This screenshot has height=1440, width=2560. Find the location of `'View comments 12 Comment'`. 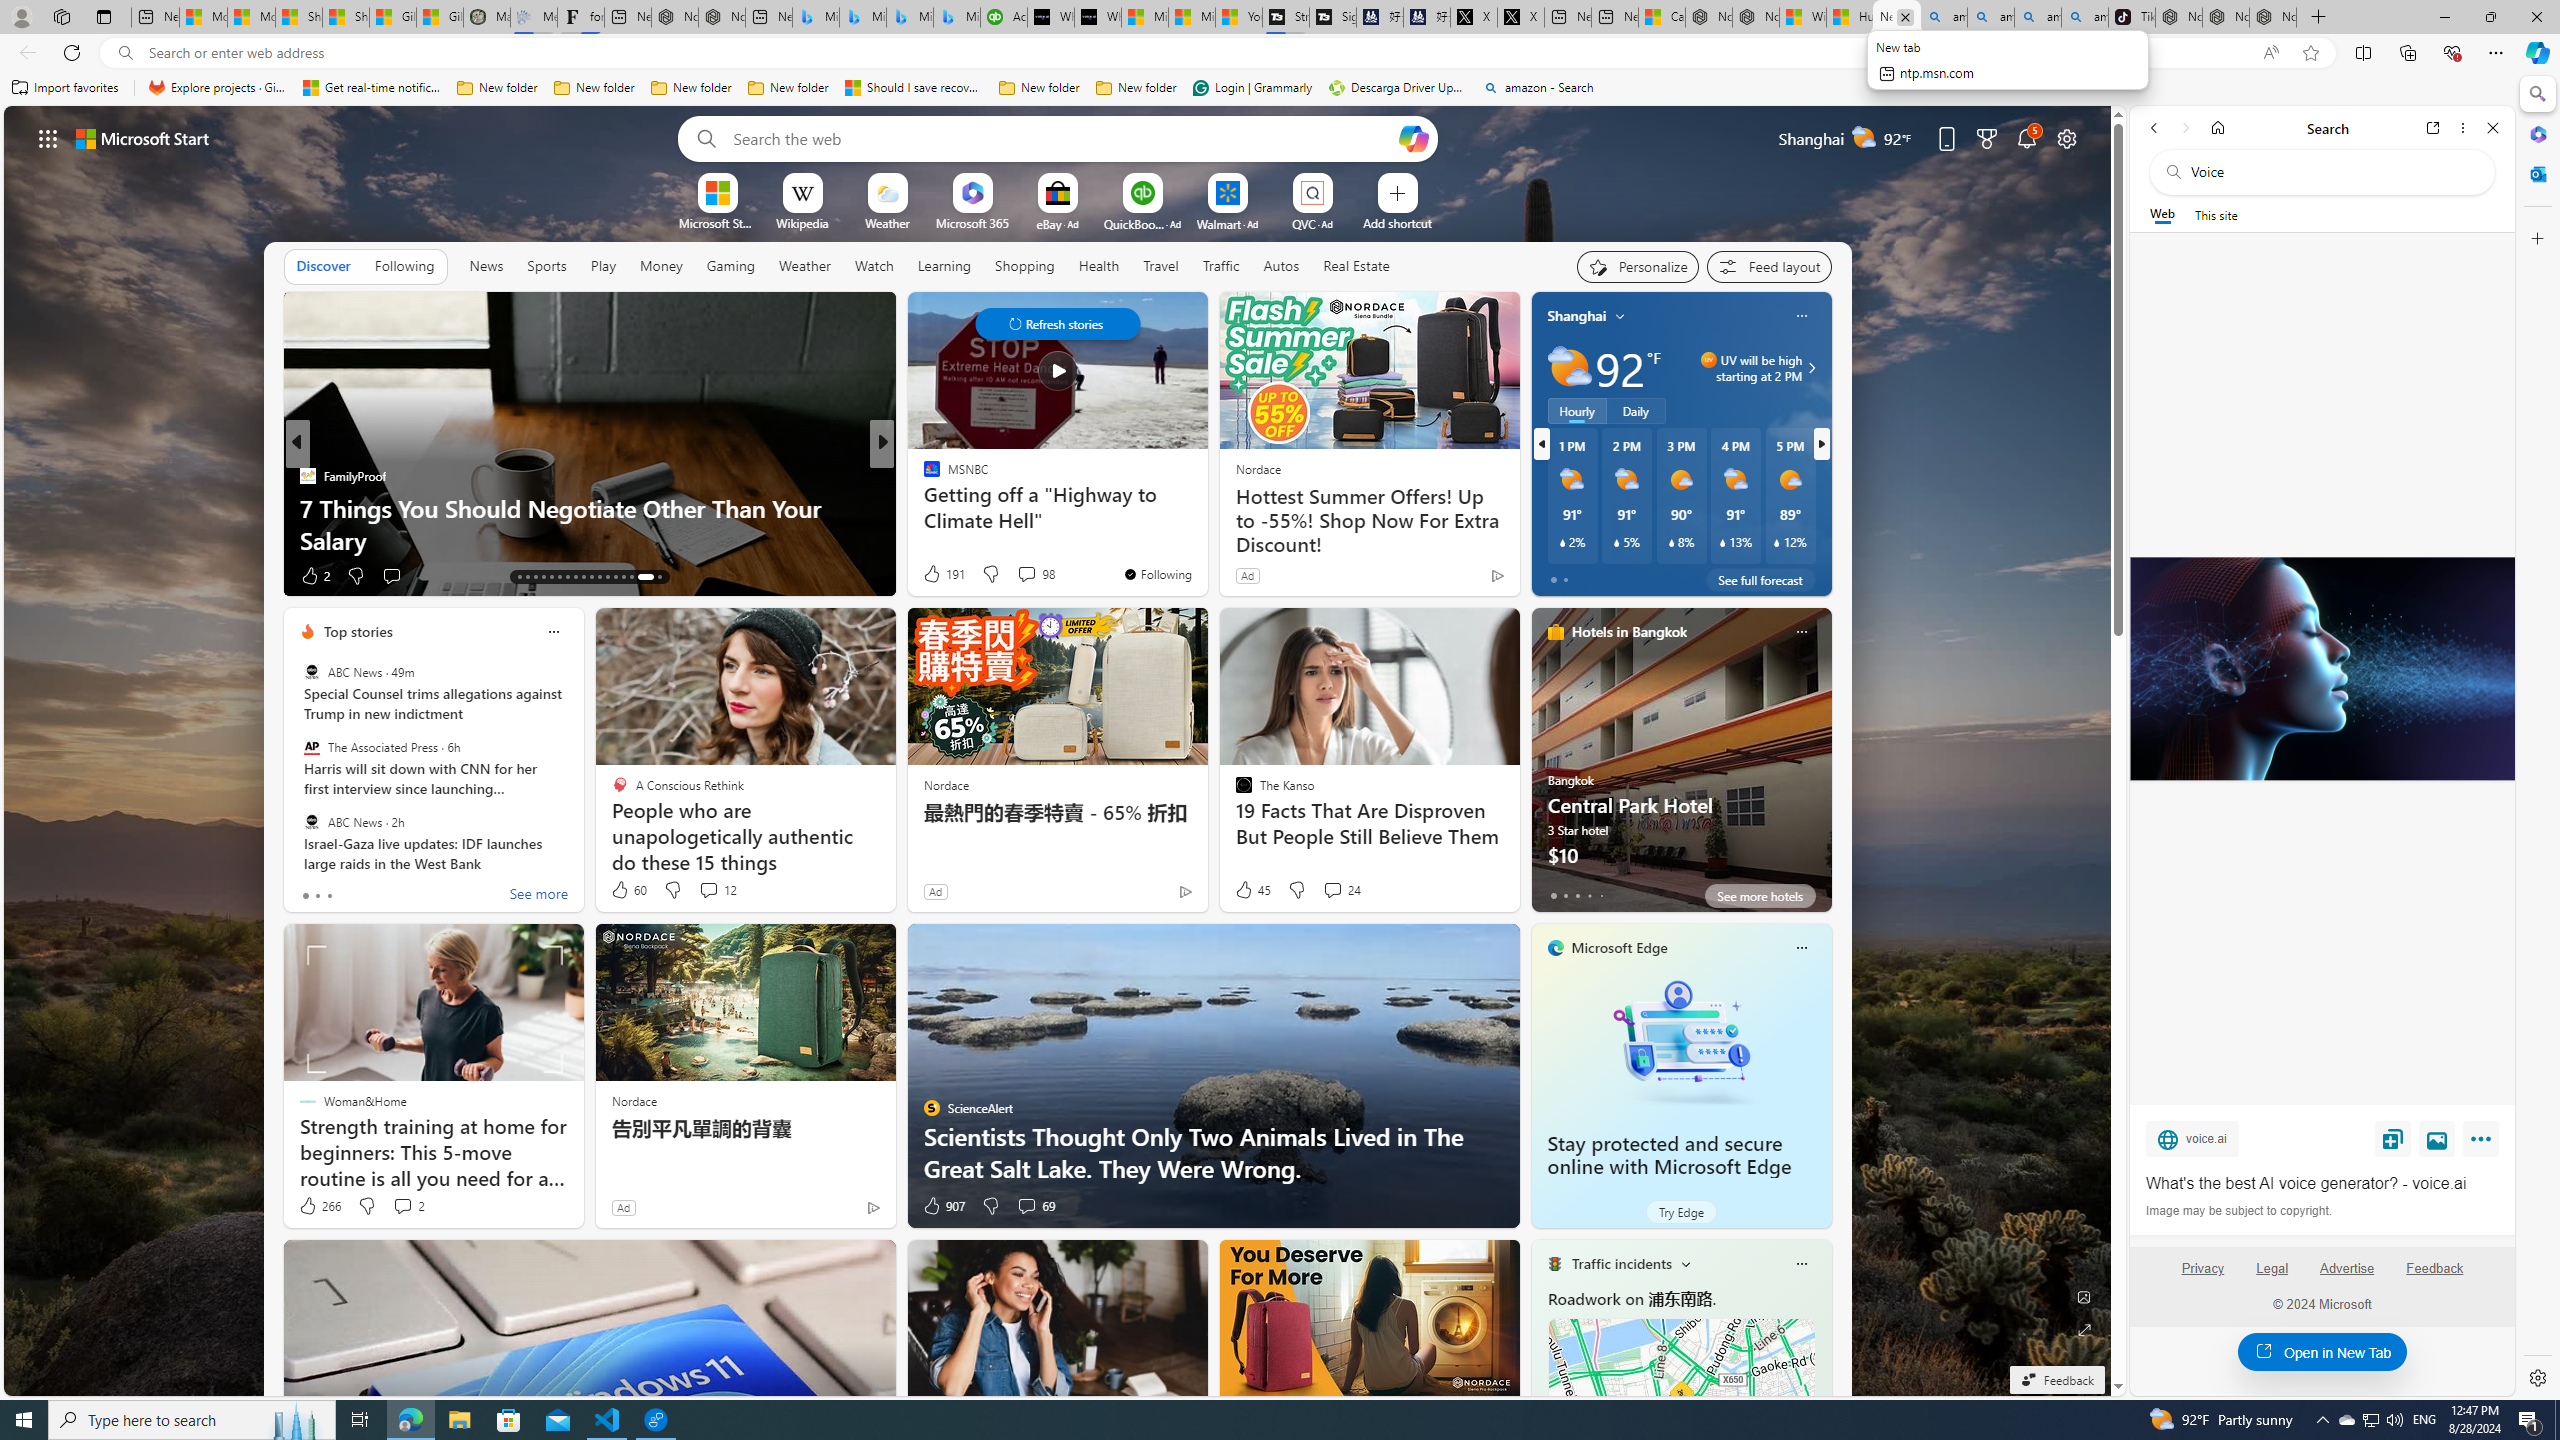

'View comments 12 Comment' is located at coordinates (709, 888).